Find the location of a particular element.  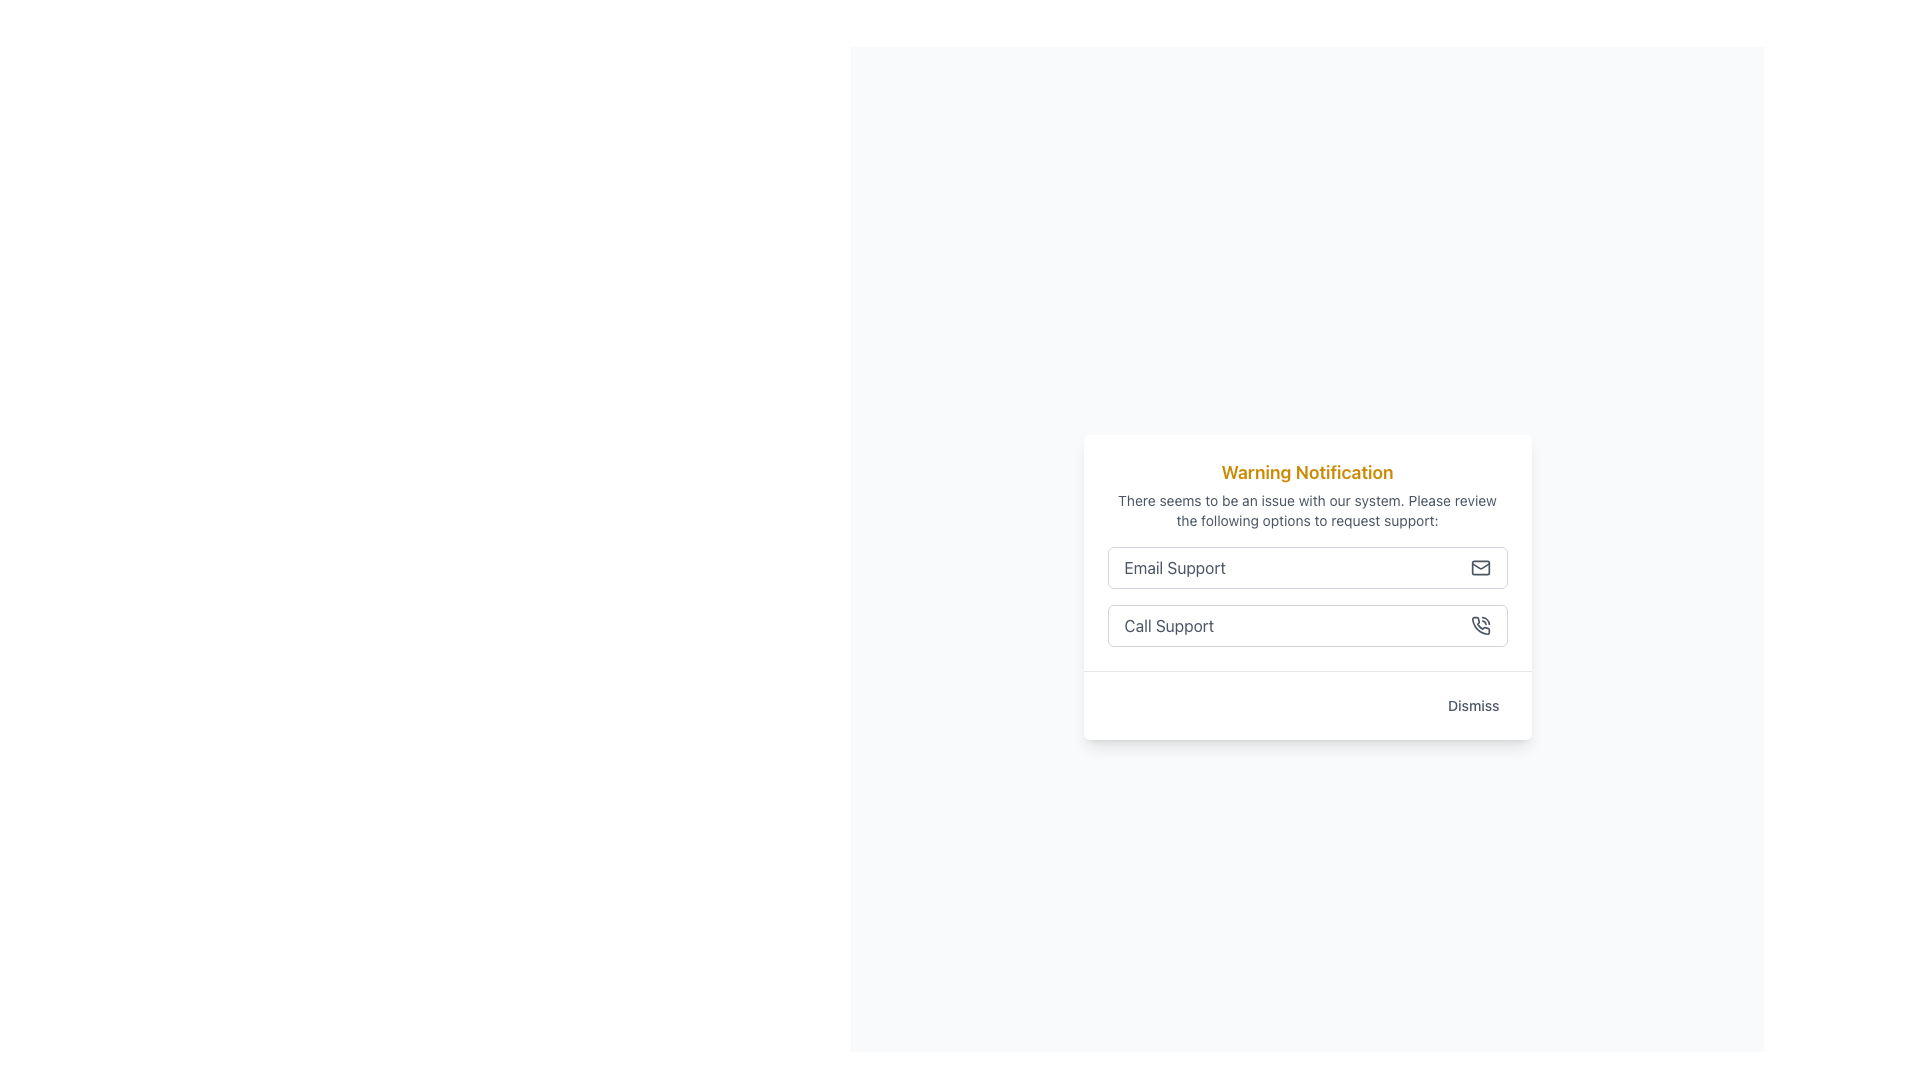

the 'Email Support' button which contains the icon for contacting support via email, located in the notification panel under the 'Warning Notification' message is located at coordinates (1480, 567).